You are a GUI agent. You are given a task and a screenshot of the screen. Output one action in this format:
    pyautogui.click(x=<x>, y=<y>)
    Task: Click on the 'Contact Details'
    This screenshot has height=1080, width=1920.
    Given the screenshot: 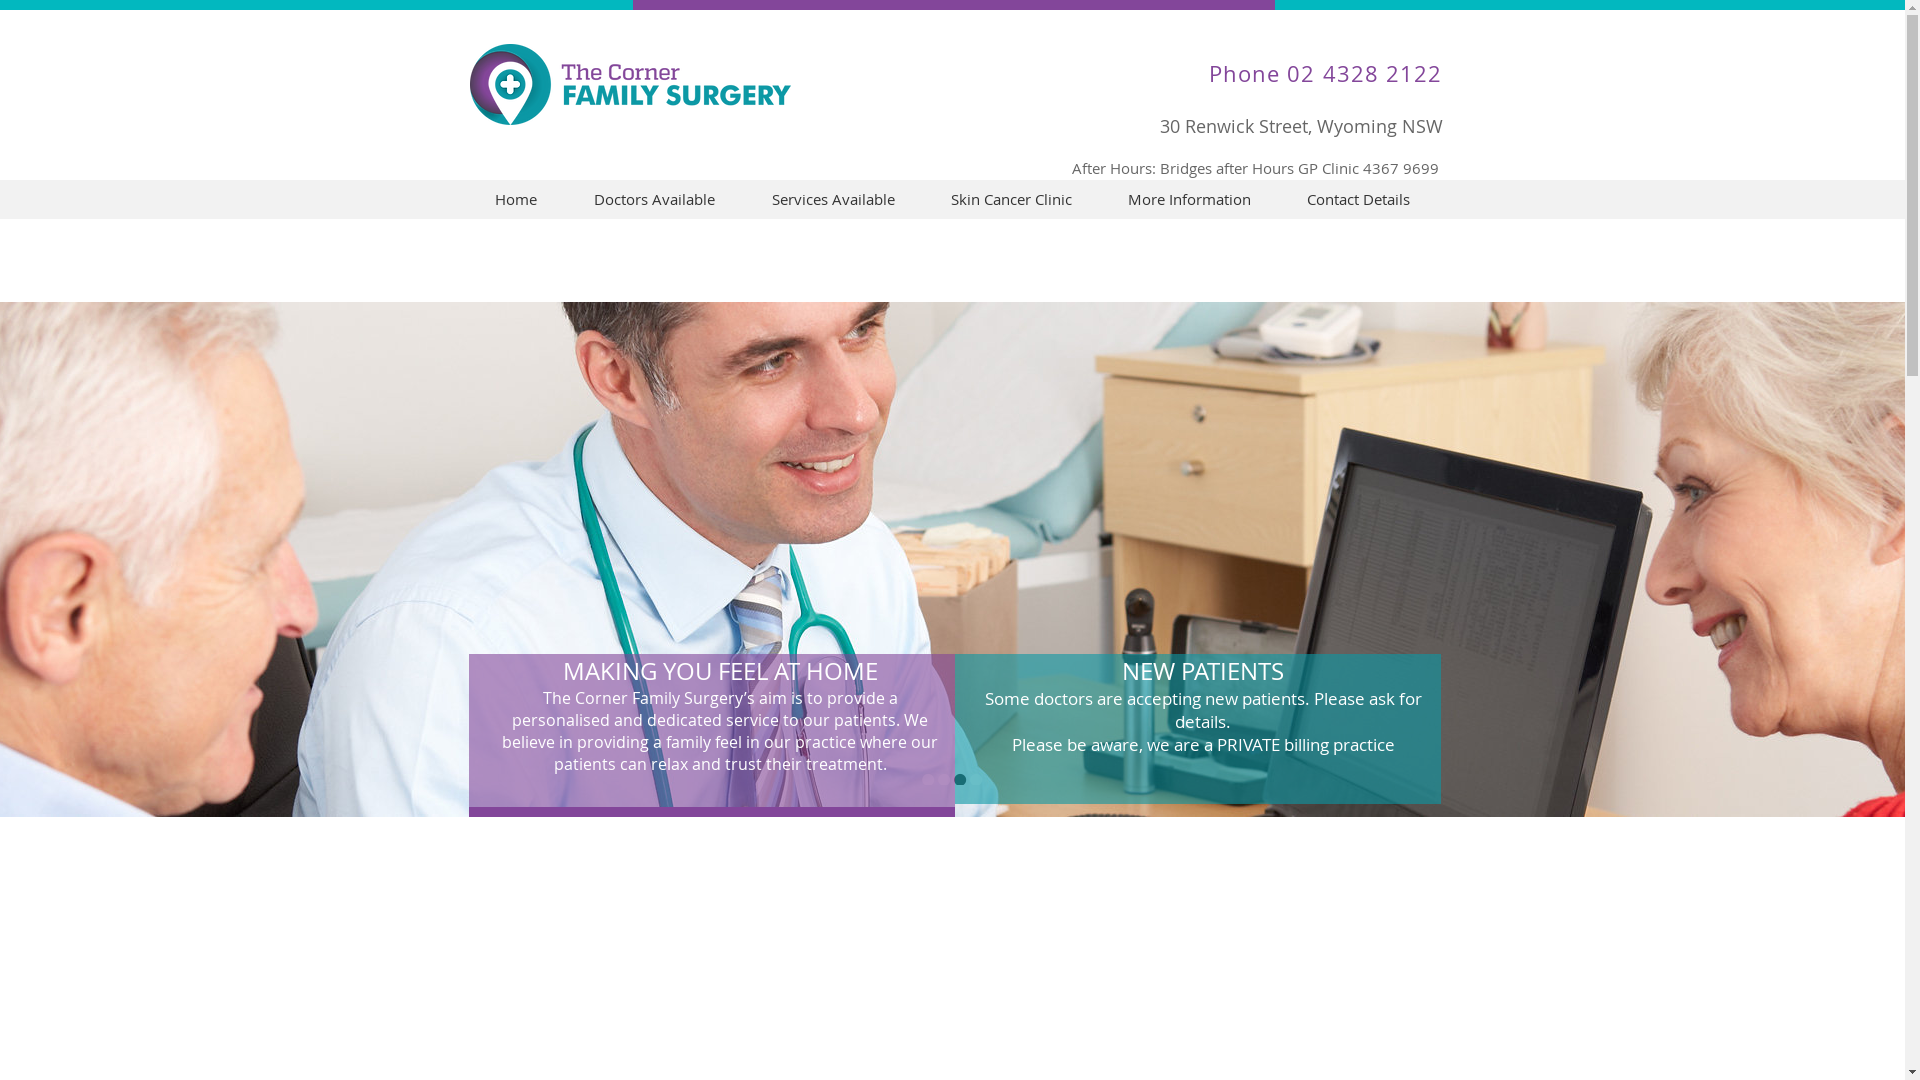 What is the action you would take?
    pyautogui.click(x=1357, y=199)
    